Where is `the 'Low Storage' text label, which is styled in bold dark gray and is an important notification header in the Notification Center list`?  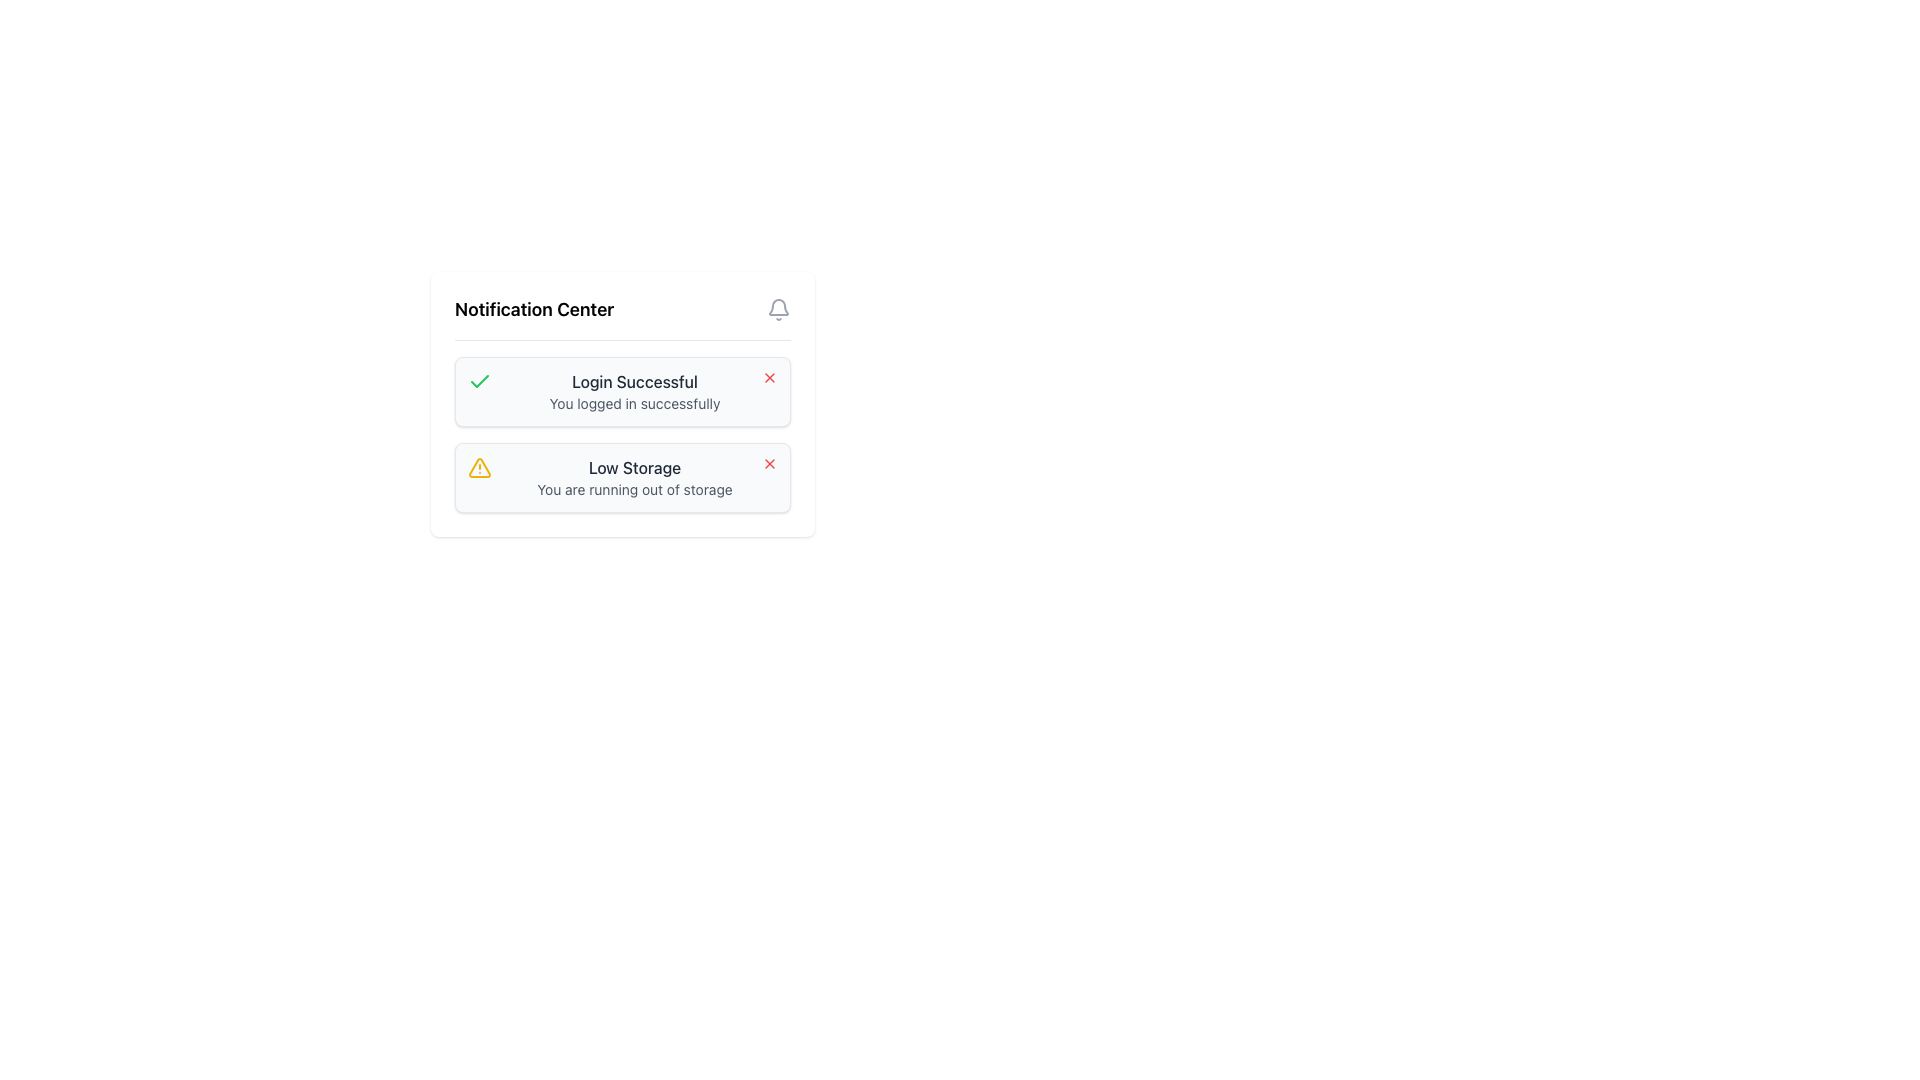 the 'Low Storage' text label, which is styled in bold dark gray and is an important notification header in the Notification Center list is located at coordinates (633, 467).